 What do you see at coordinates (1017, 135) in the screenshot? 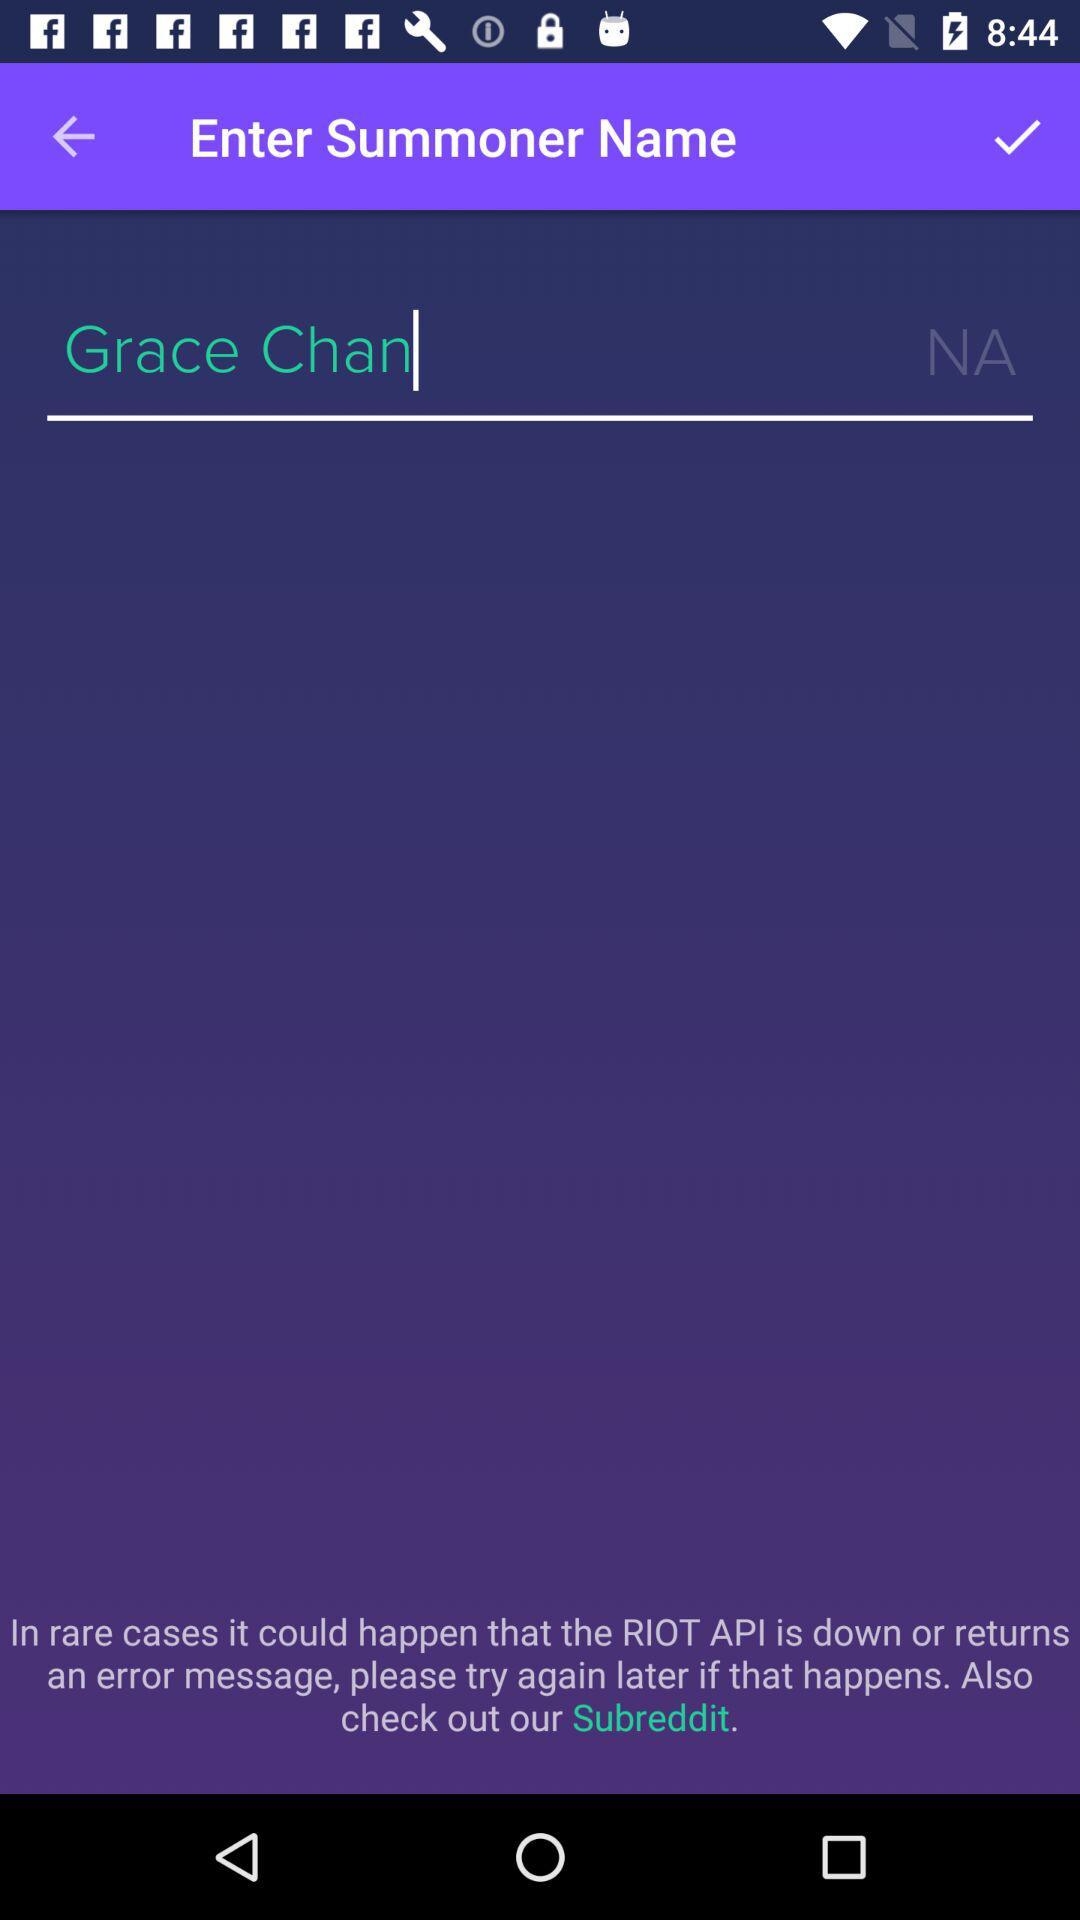
I see `the icon to the right of enter summoner name item` at bounding box center [1017, 135].